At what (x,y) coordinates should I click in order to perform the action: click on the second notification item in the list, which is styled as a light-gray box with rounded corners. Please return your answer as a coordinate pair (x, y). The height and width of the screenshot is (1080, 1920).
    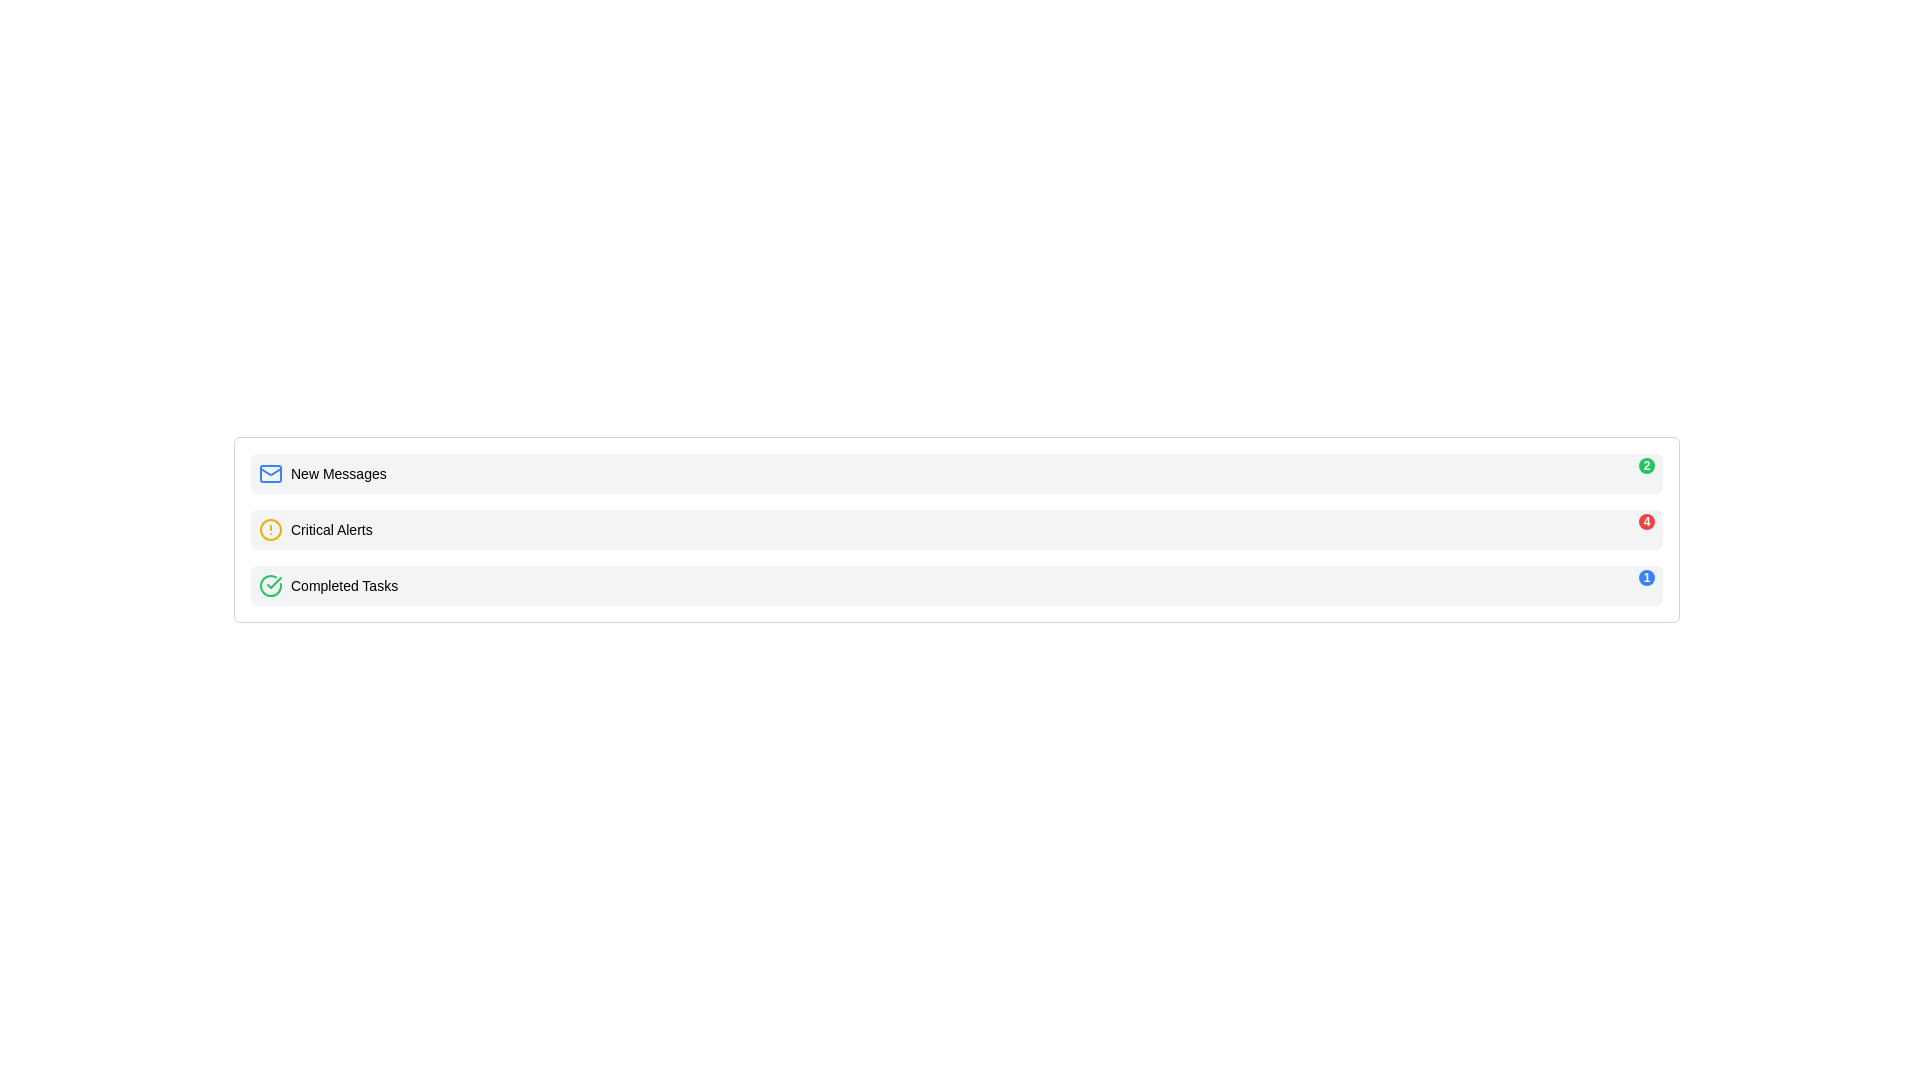
    Looking at the image, I should click on (944, 474).